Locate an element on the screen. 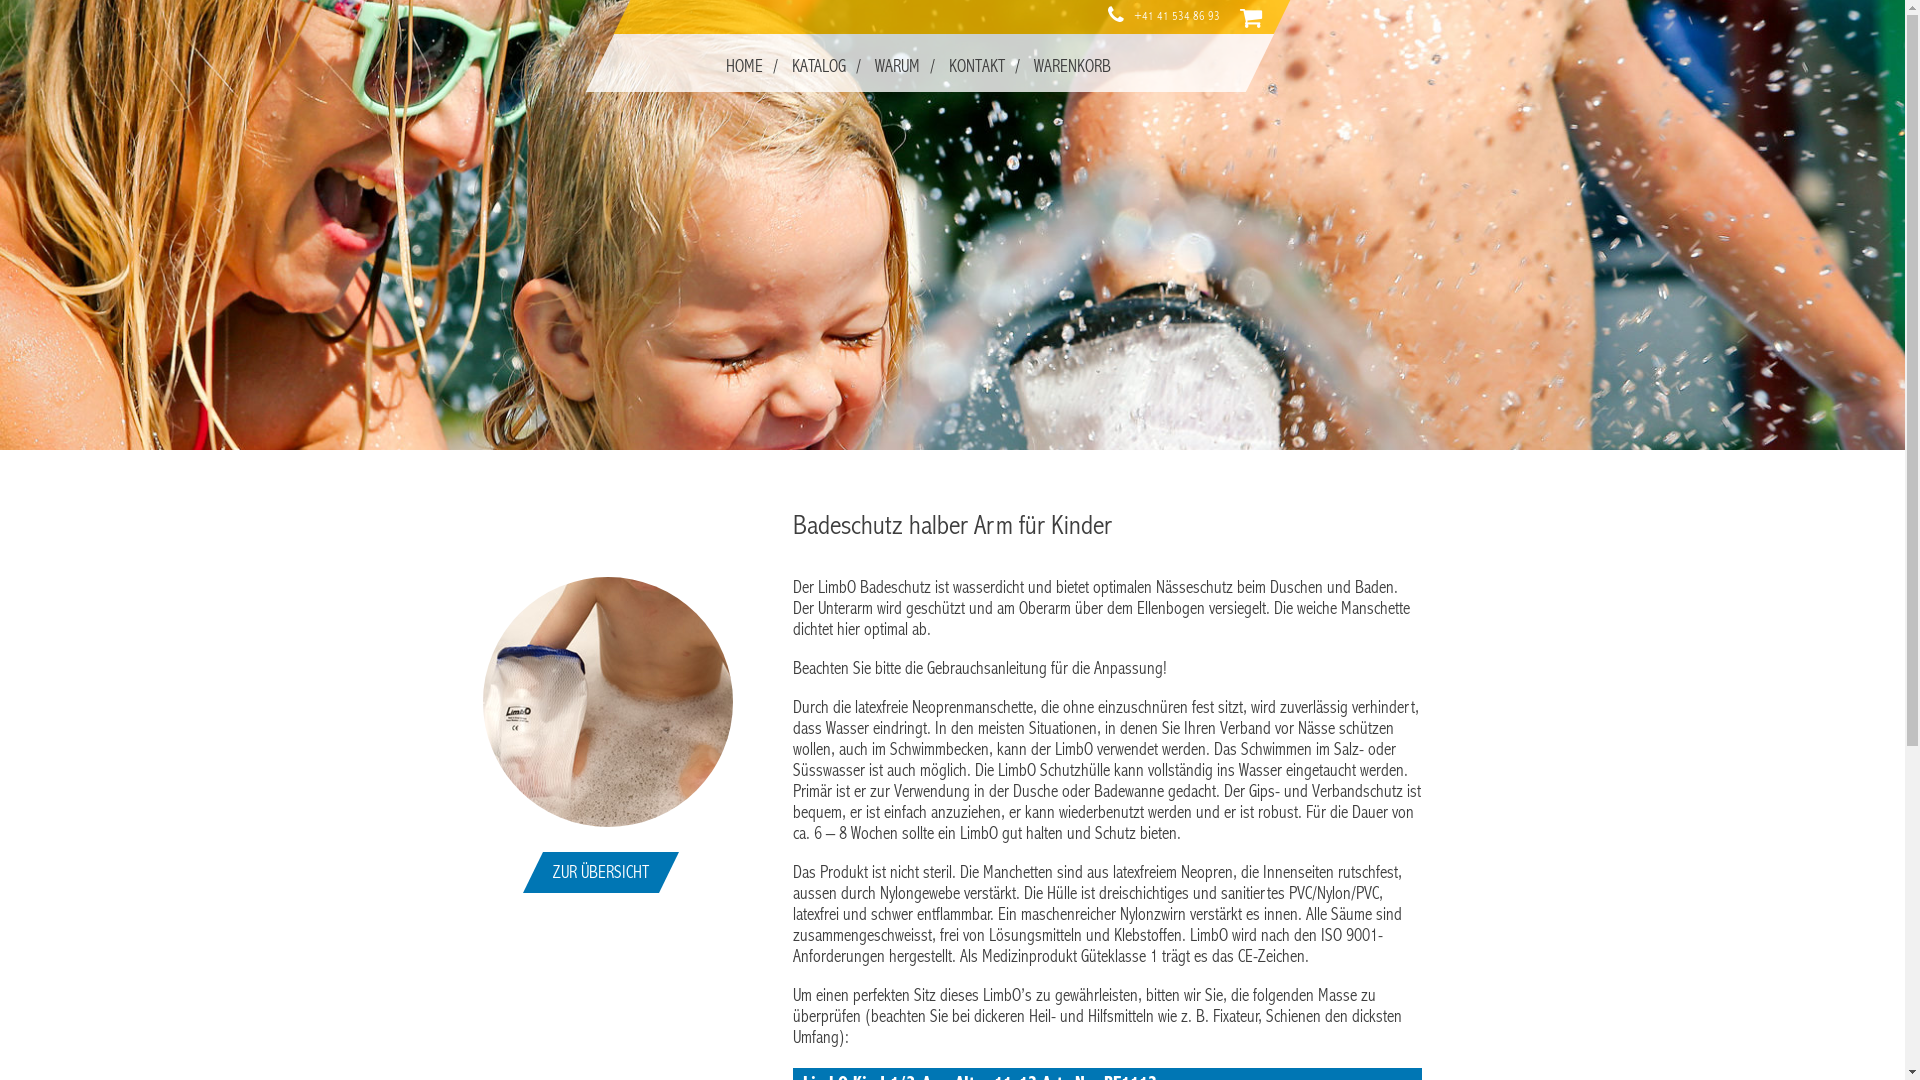 The height and width of the screenshot is (1080, 1920). '+41 41 534 86 93' is located at coordinates (1176, 16).